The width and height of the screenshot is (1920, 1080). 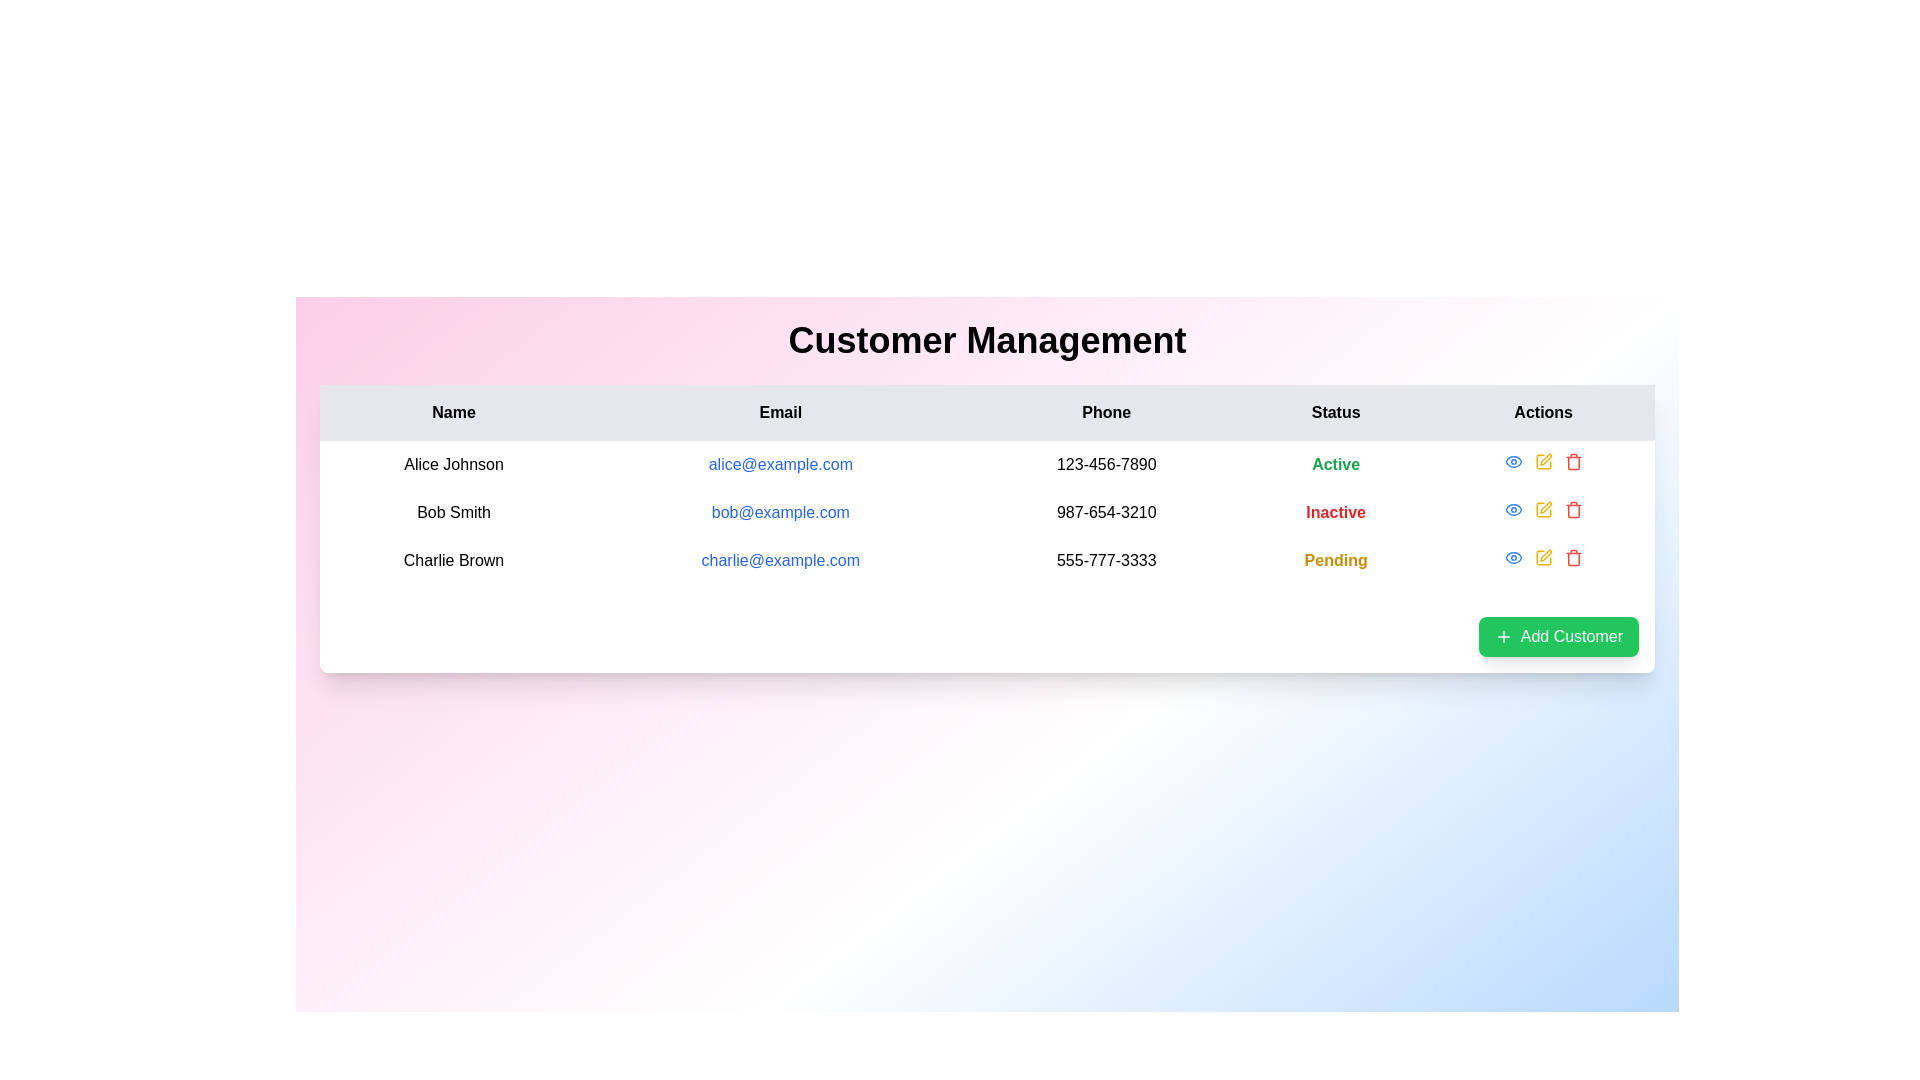 What do you see at coordinates (1542, 558) in the screenshot?
I see `the group of action buttons located at the far-right end of the row containing Charlie Brown's information` at bounding box center [1542, 558].